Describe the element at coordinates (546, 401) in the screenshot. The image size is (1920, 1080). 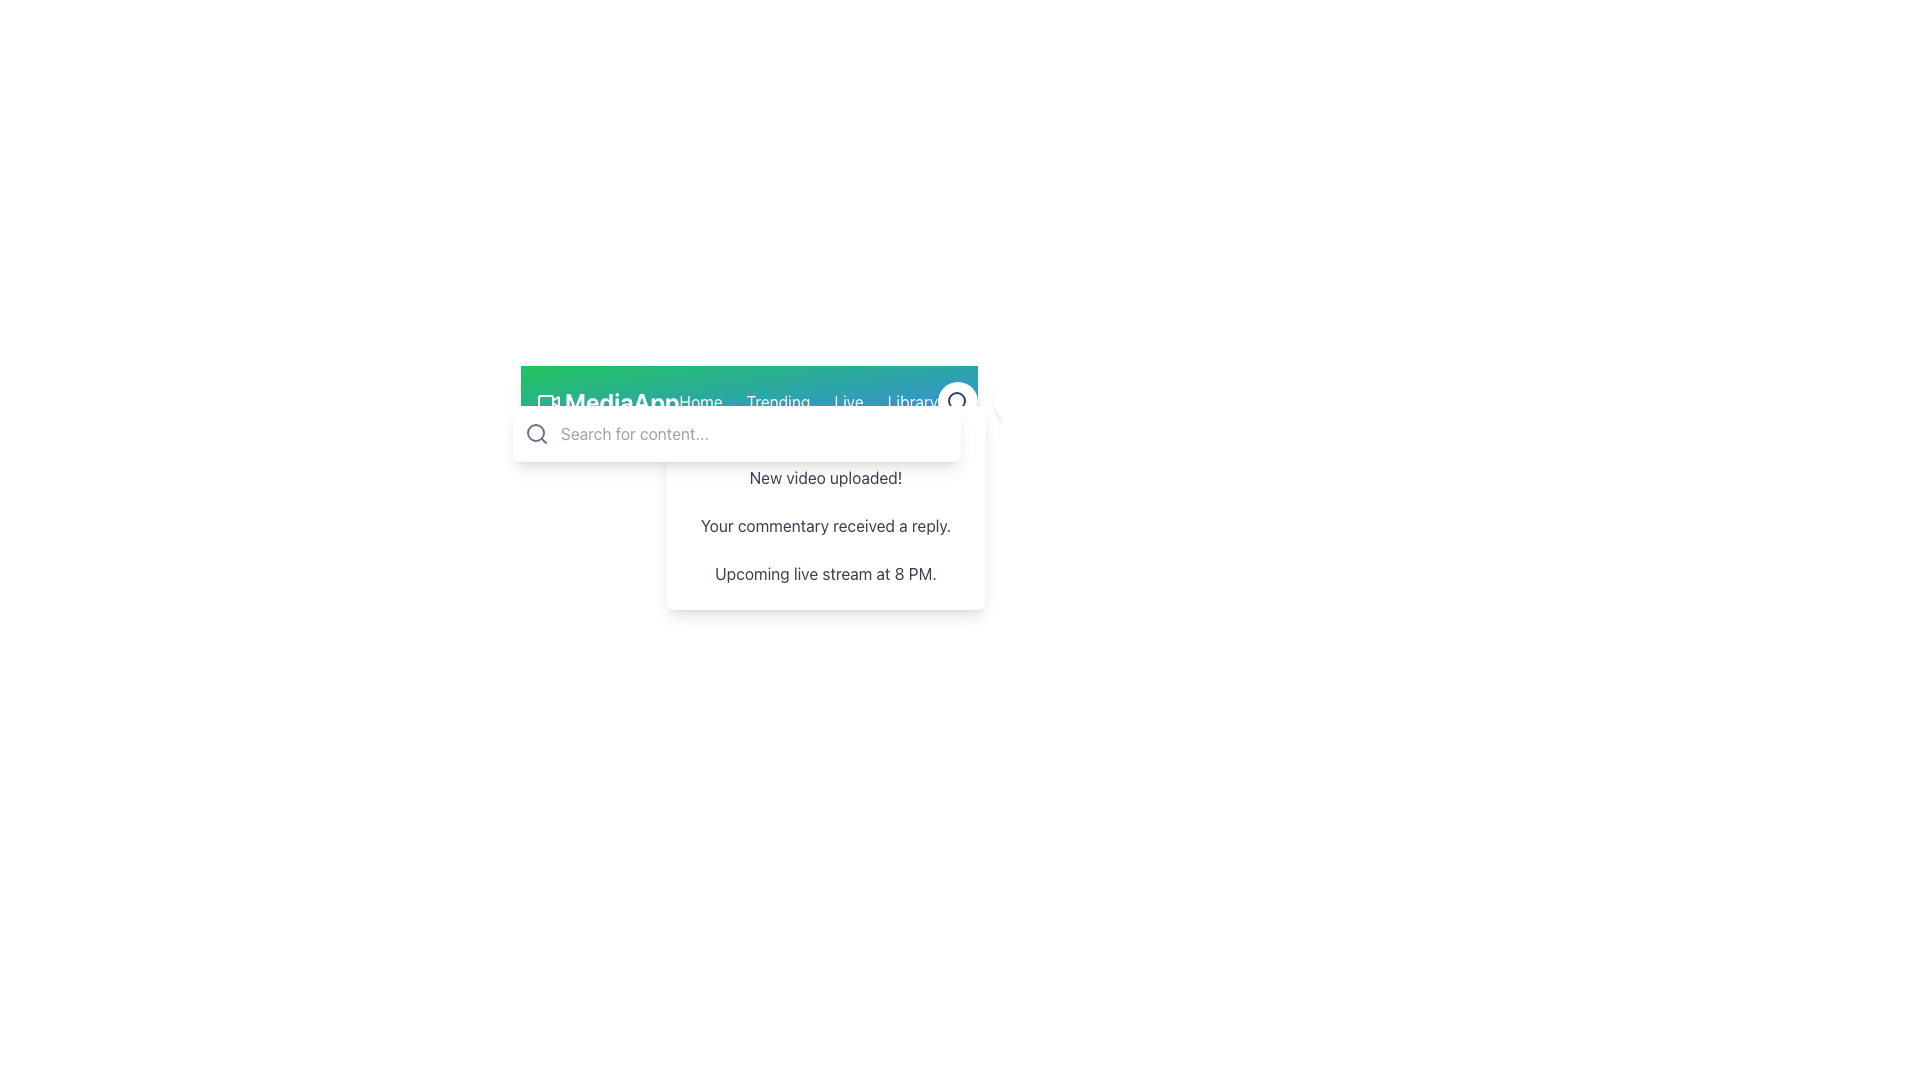
I see `the rectangular box with rounded corners that forms the base of the video camera icon, positioned within the navigation bar` at that location.